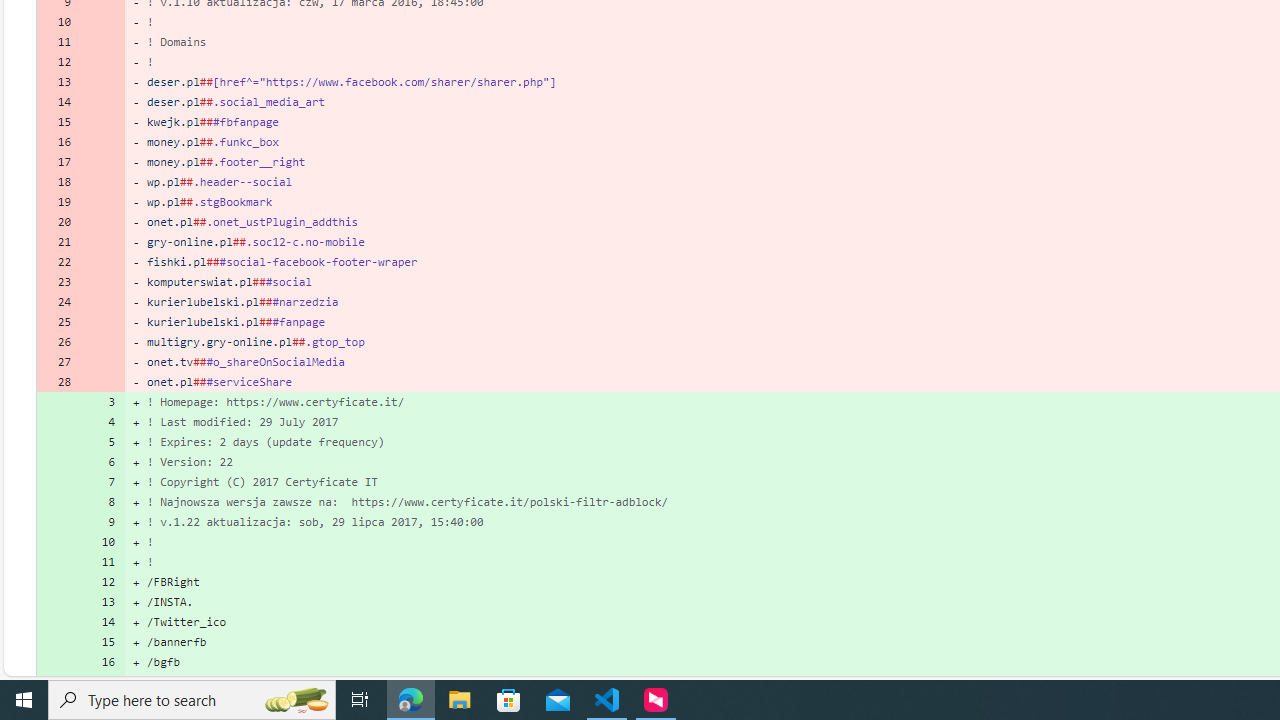 The height and width of the screenshot is (720, 1280). What do you see at coordinates (58, 381) in the screenshot?
I see `'28'` at bounding box center [58, 381].